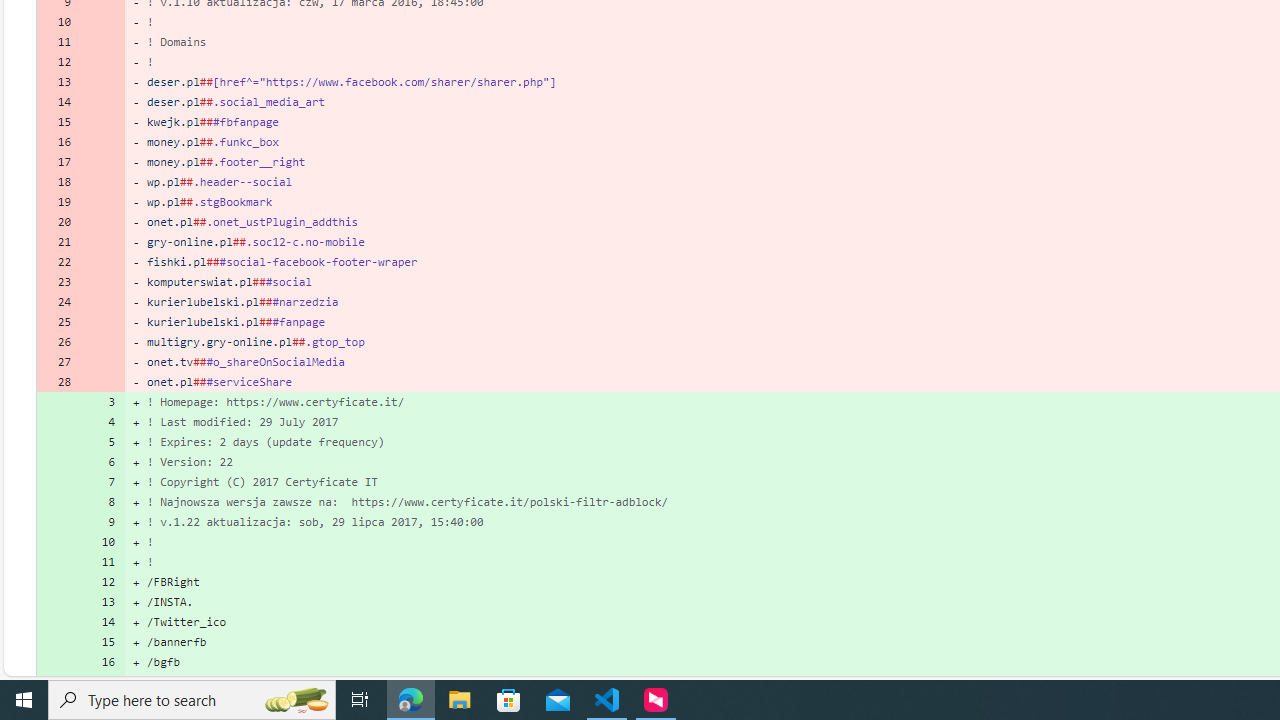 The height and width of the screenshot is (720, 1280). What do you see at coordinates (58, 381) in the screenshot?
I see `'28'` at bounding box center [58, 381].